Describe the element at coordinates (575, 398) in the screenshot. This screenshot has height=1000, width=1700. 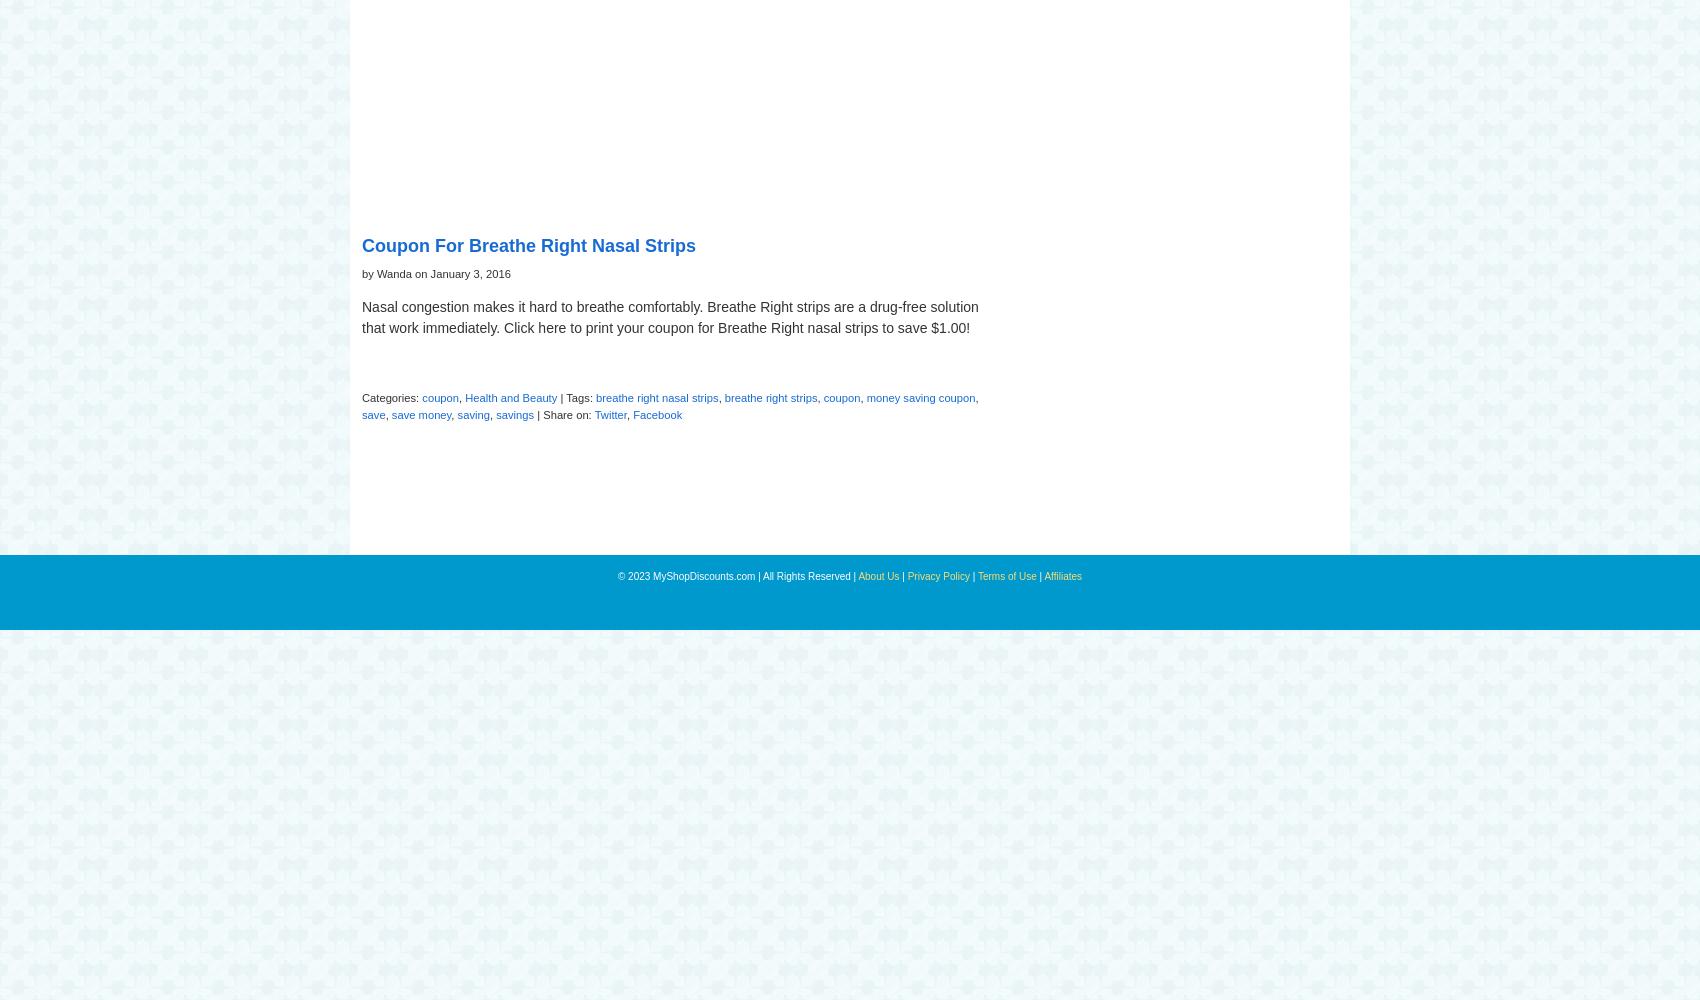
I see `'| 

				
				
					Tags:'` at that location.